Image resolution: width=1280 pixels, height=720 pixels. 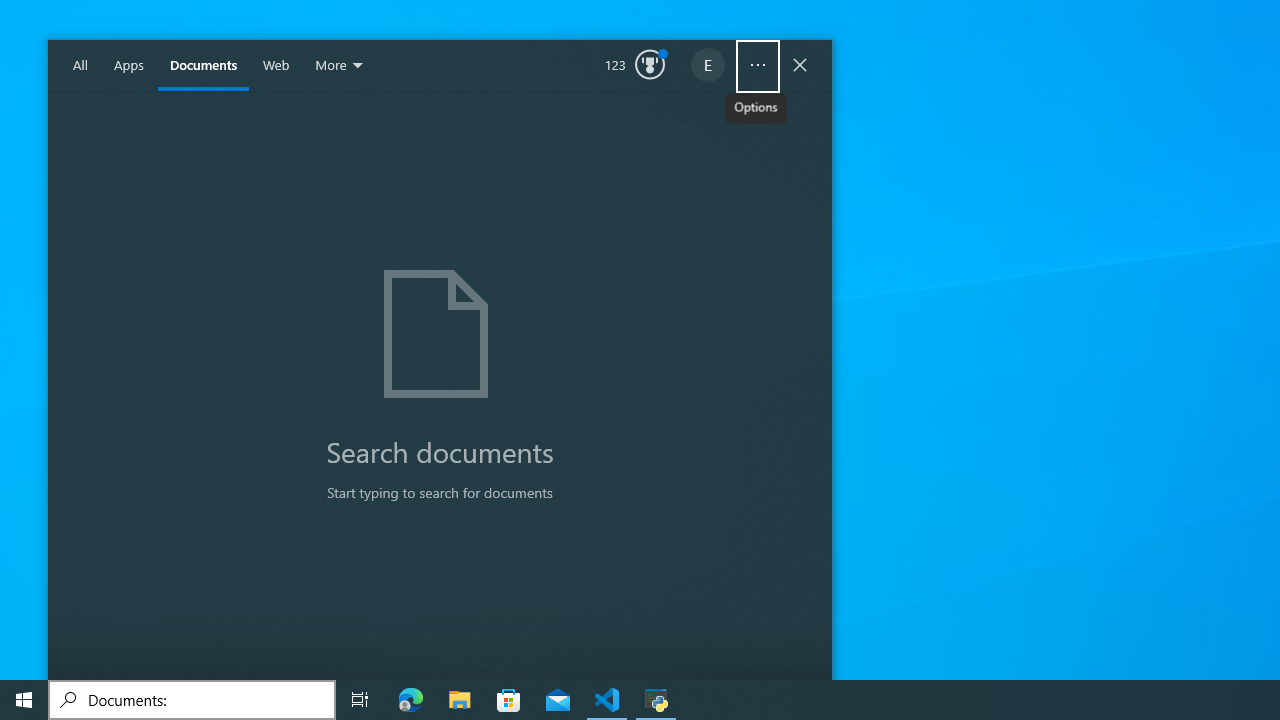 I want to click on 'All', so click(x=80, y=65).